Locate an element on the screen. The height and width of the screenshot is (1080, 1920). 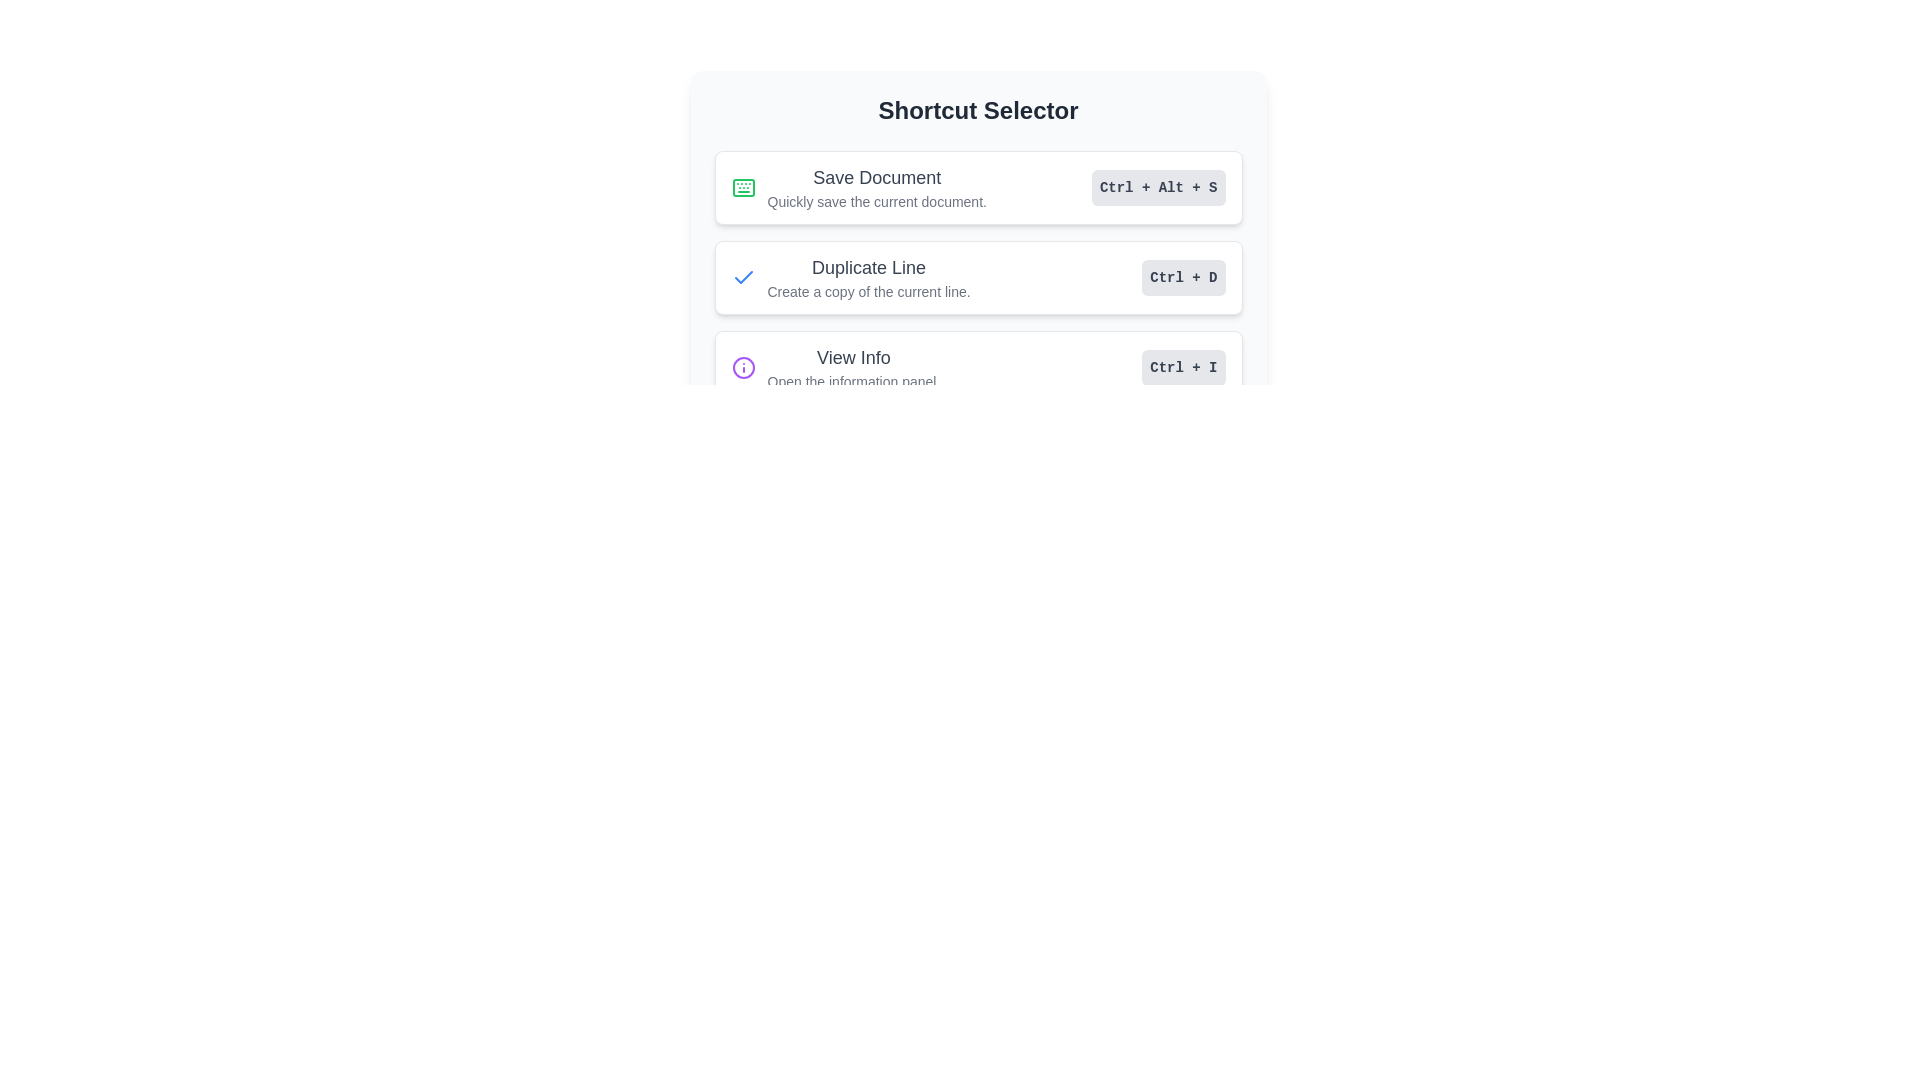
the icon representing the 'View Info' functionality, which is located to the left of the text 'View Info' and 'Open the information panel.' in the third row of the list is located at coordinates (742, 367).